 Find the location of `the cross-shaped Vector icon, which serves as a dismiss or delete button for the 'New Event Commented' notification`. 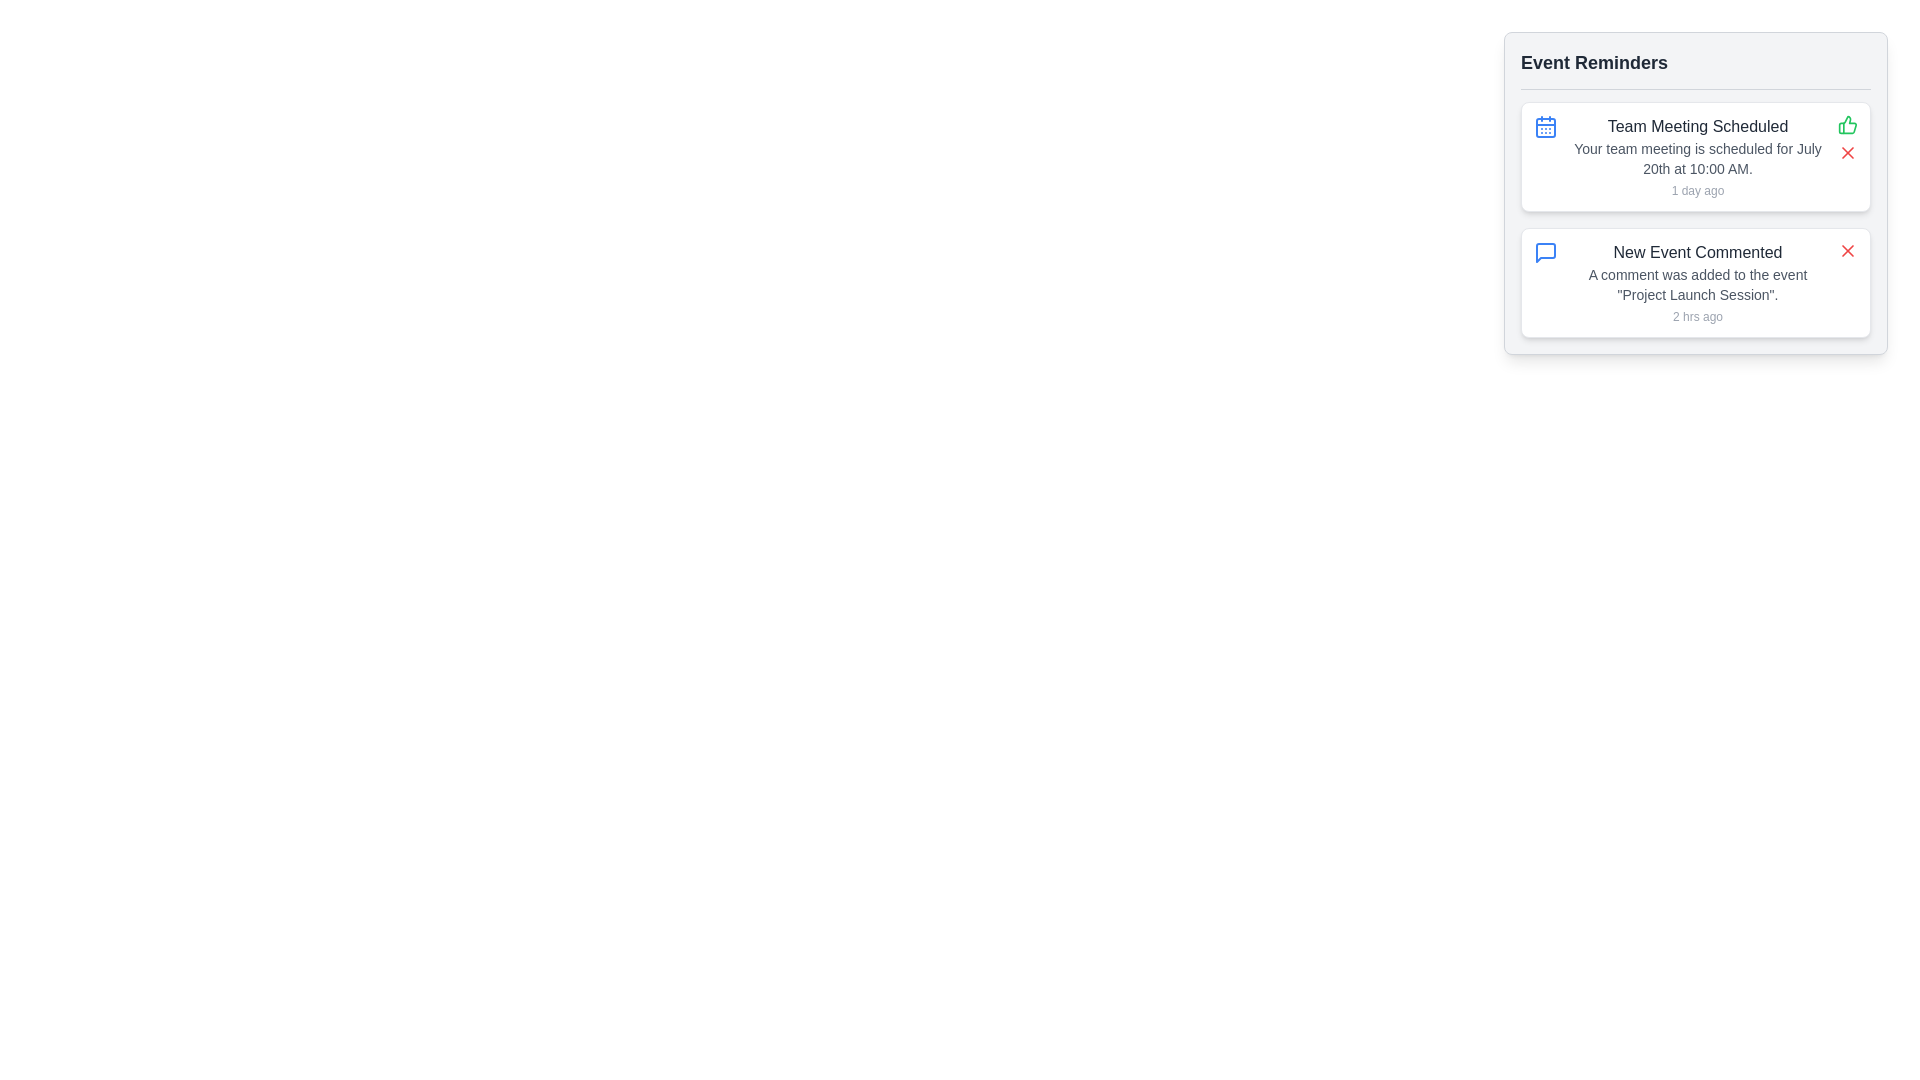

the cross-shaped Vector icon, which serves as a dismiss or delete button for the 'New Event Commented' notification is located at coordinates (1847, 249).